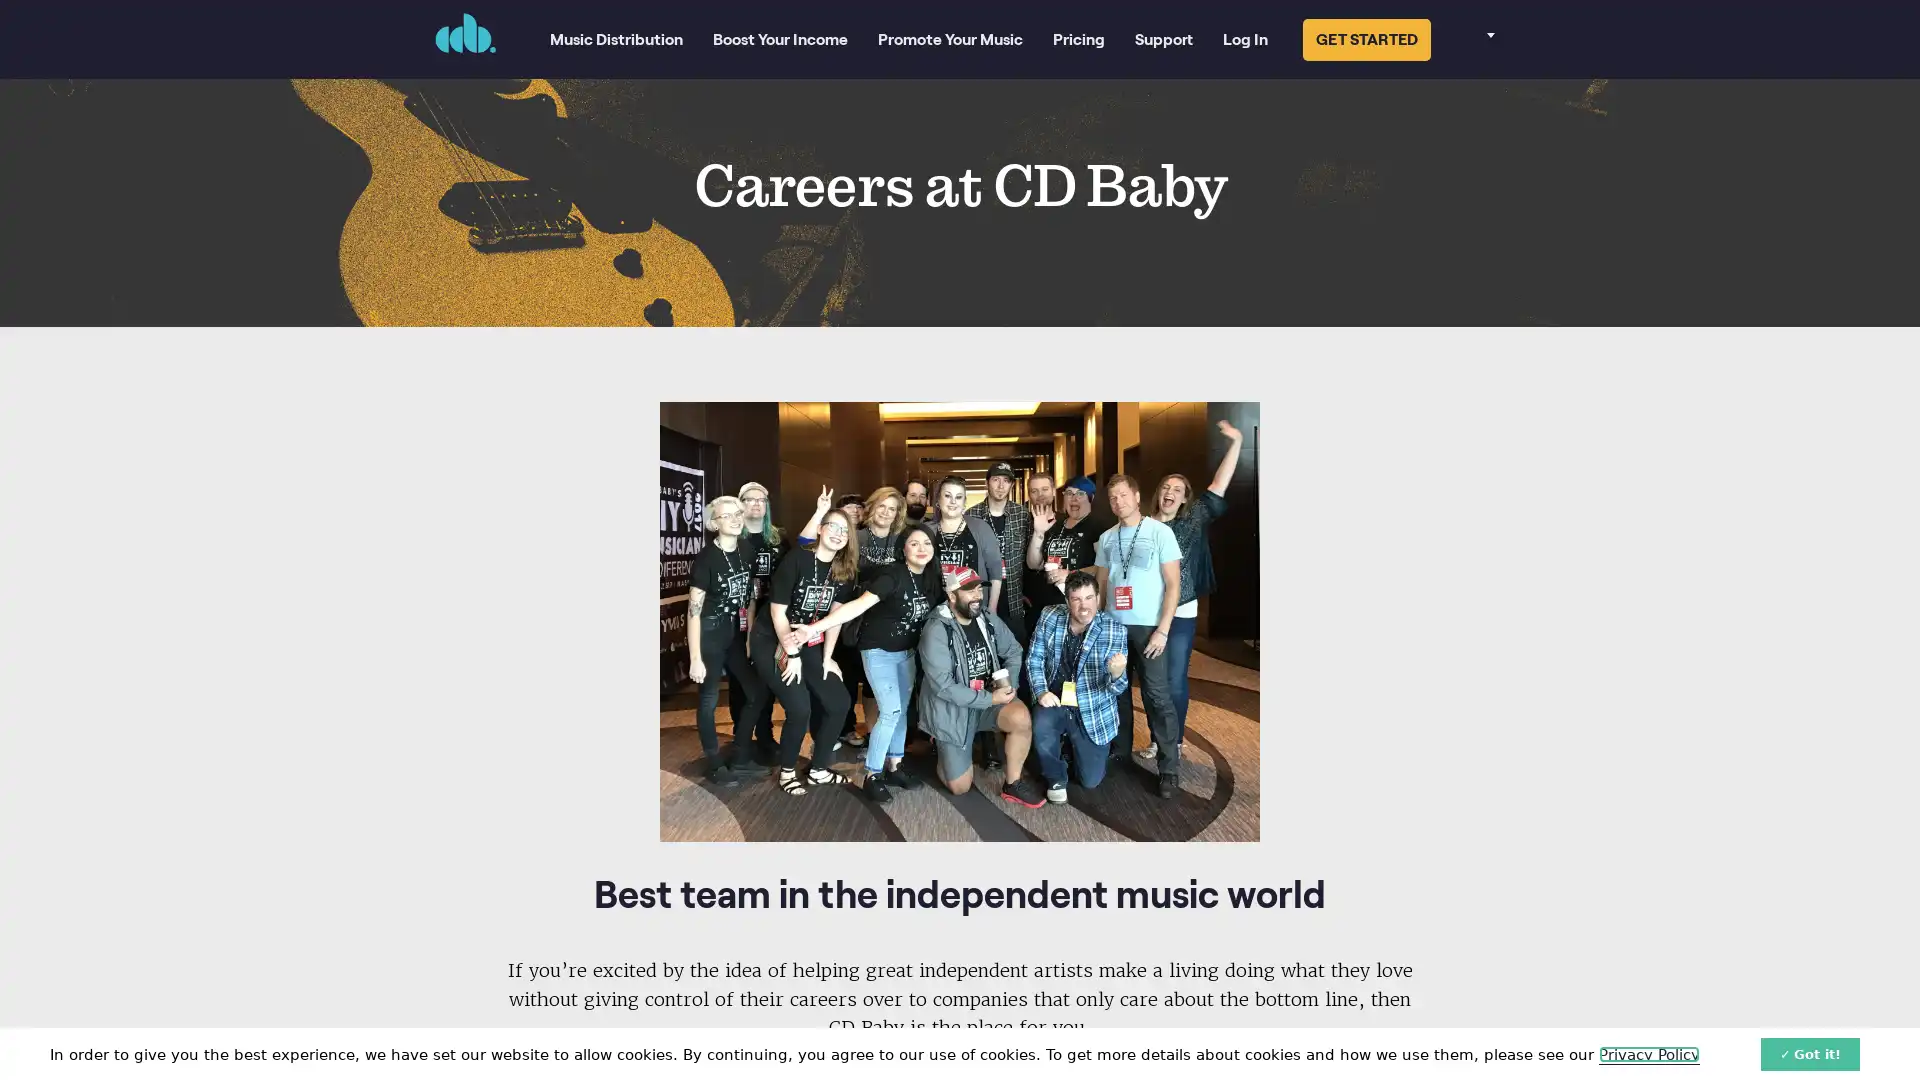 The height and width of the screenshot is (1080, 1920). Describe the element at coordinates (1810, 1052) in the screenshot. I see `Got it!` at that location.